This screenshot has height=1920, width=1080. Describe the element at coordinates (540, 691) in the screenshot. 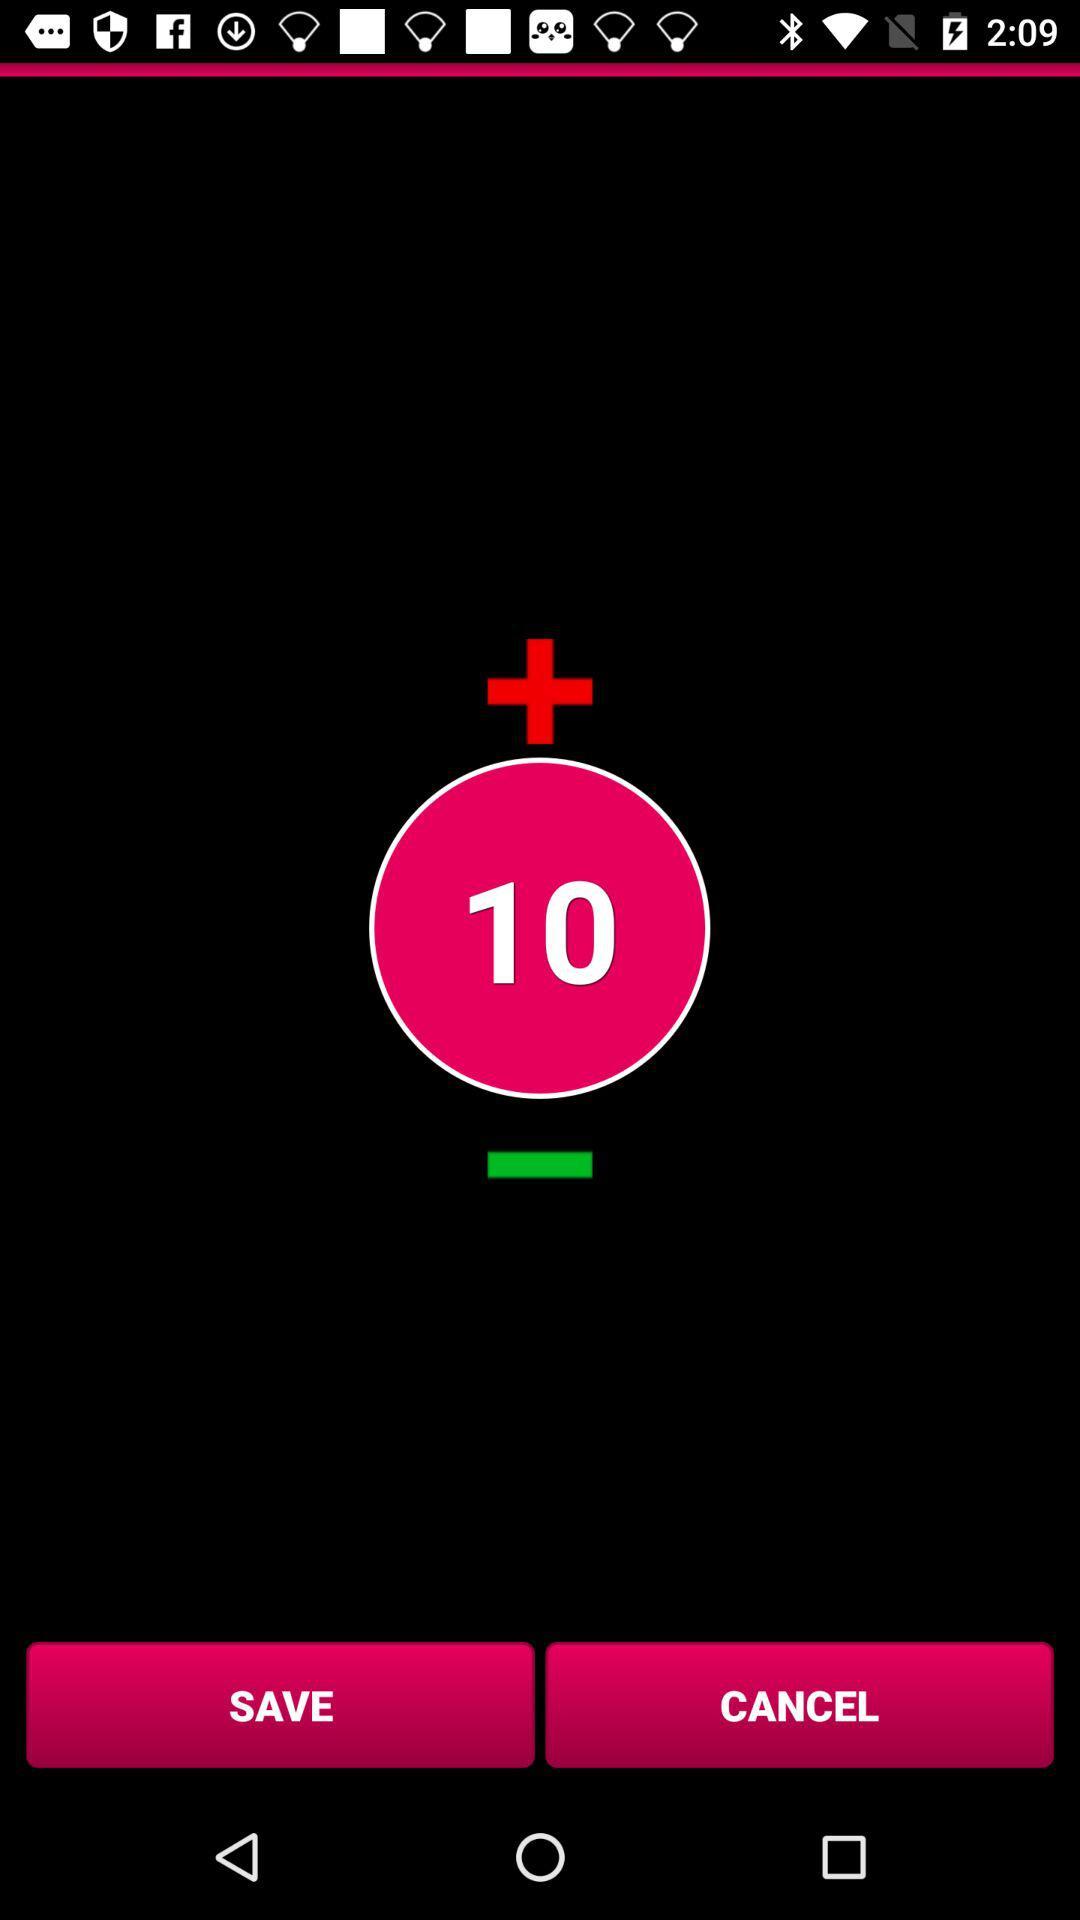

I see `the add icon` at that location.